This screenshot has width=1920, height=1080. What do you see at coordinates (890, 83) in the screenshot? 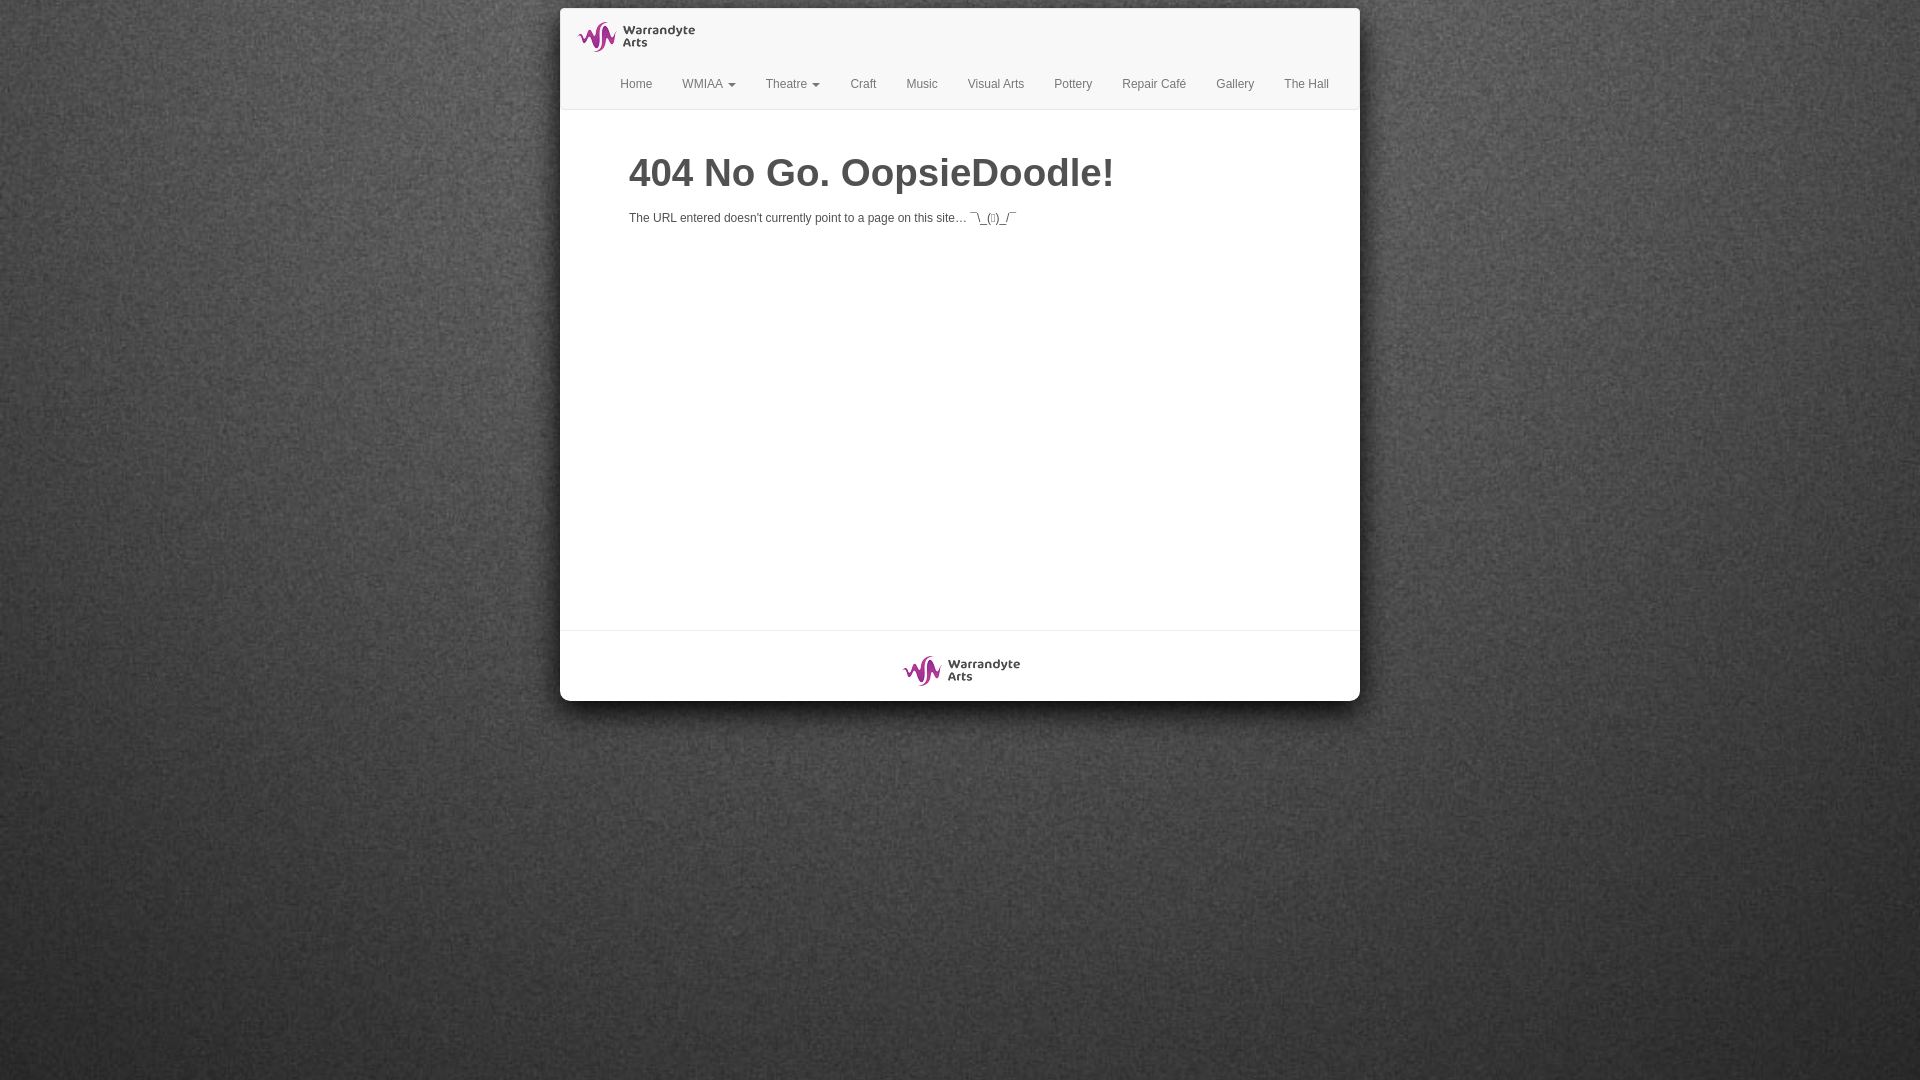
I see `'Music'` at bounding box center [890, 83].